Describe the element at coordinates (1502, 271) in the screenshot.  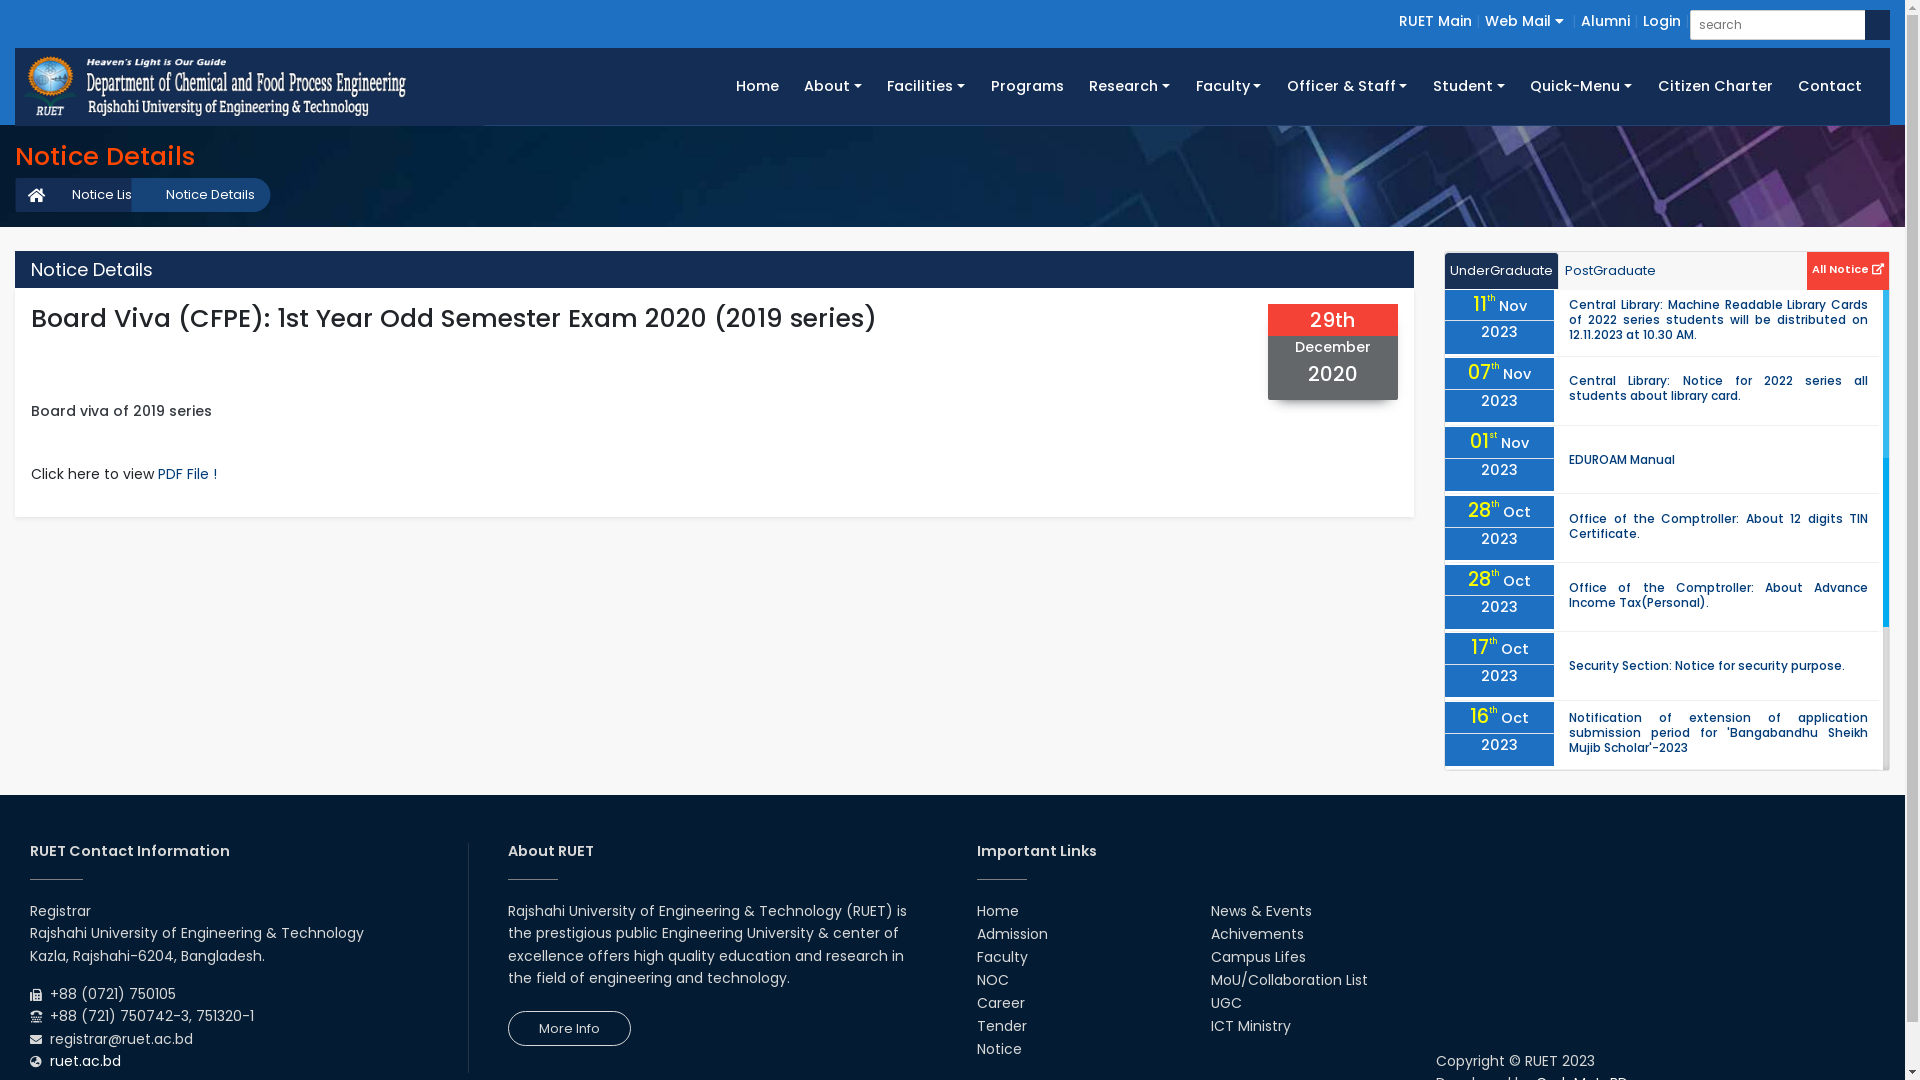
I see `'UnderGraduate'` at that location.